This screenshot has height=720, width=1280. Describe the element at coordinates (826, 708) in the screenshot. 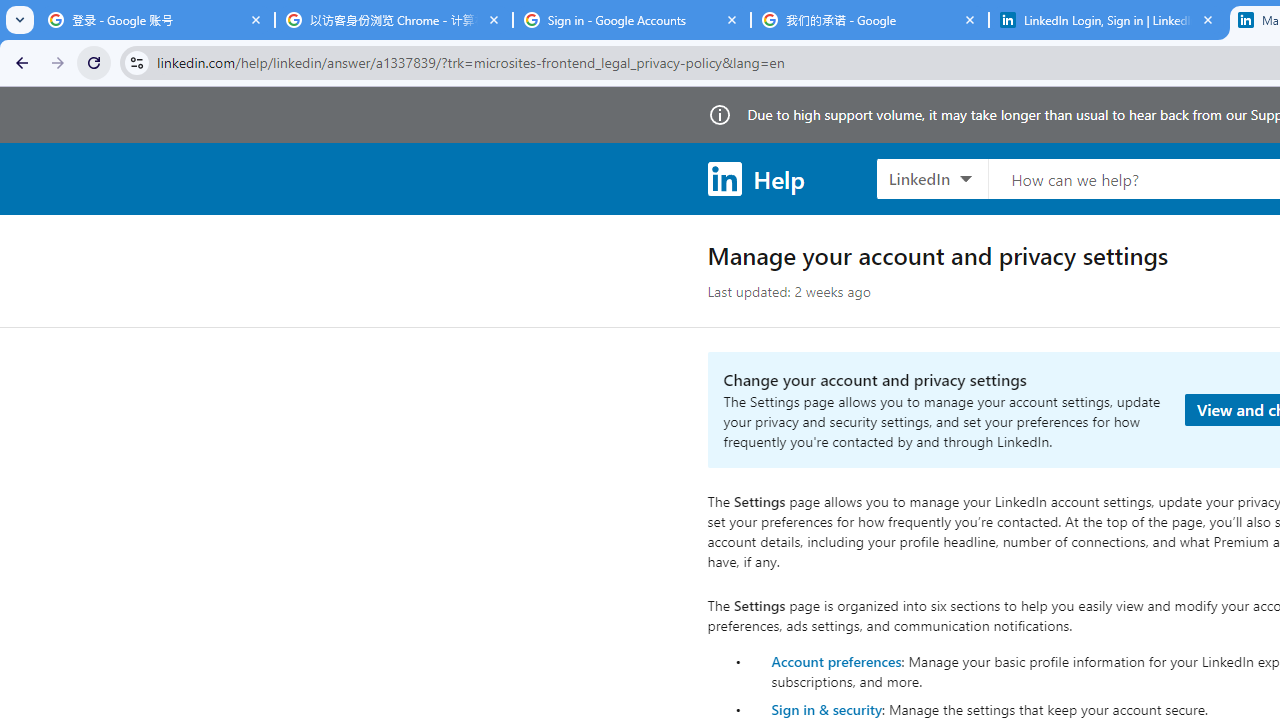

I see `'Sign in & security'` at that location.